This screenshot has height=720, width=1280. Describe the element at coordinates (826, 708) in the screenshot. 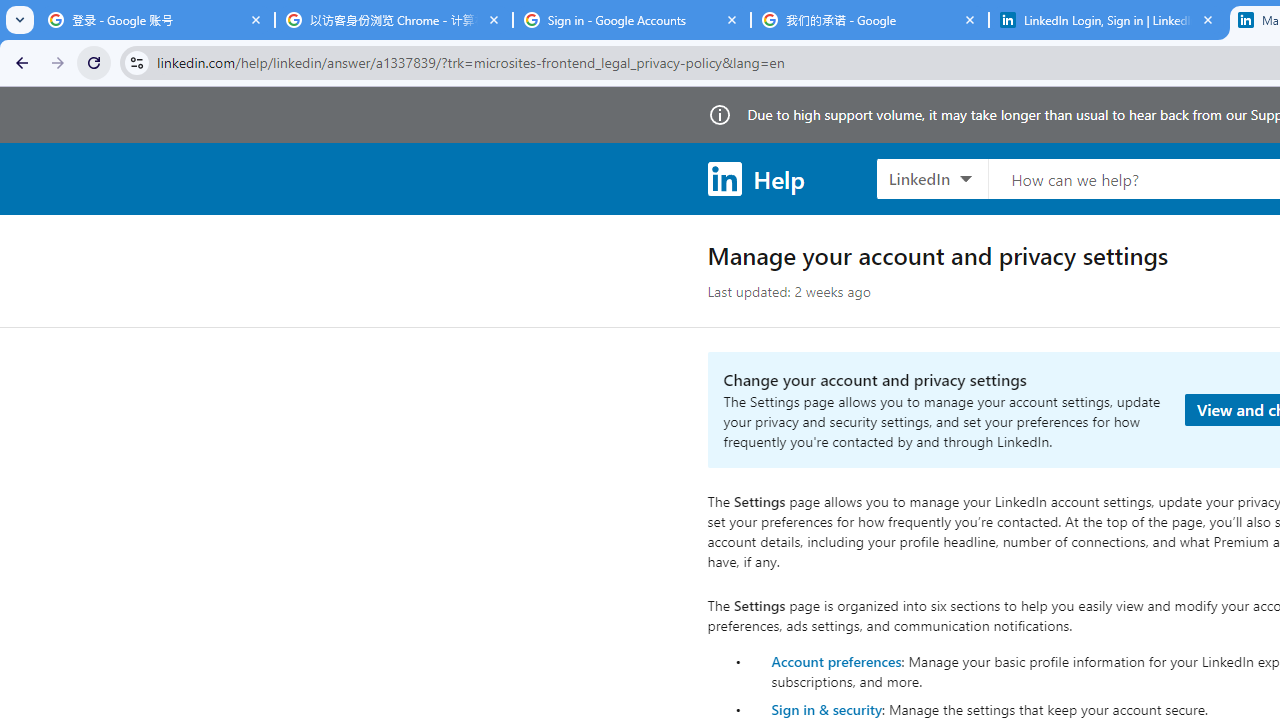

I see `'Sign in & security'` at that location.